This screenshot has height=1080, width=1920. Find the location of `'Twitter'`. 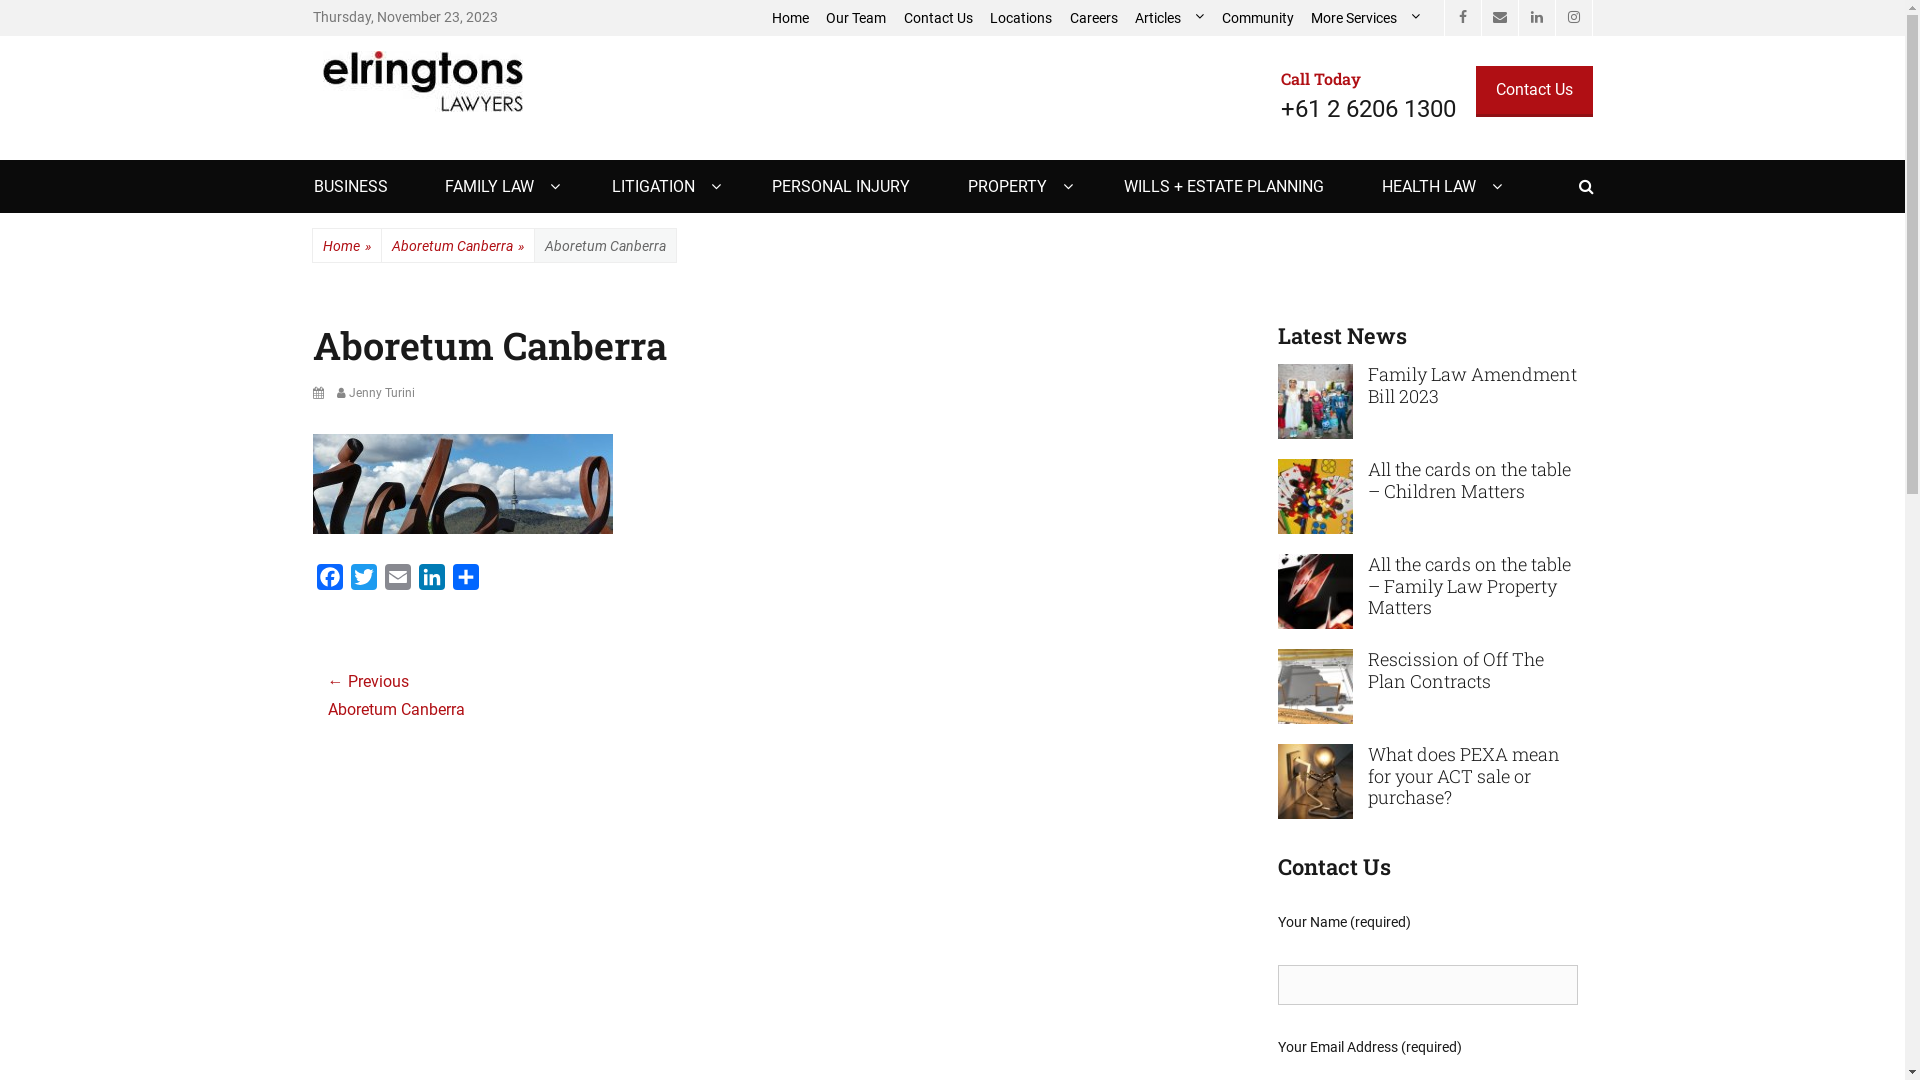

'Twitter' is located at coordinates (345, 581).